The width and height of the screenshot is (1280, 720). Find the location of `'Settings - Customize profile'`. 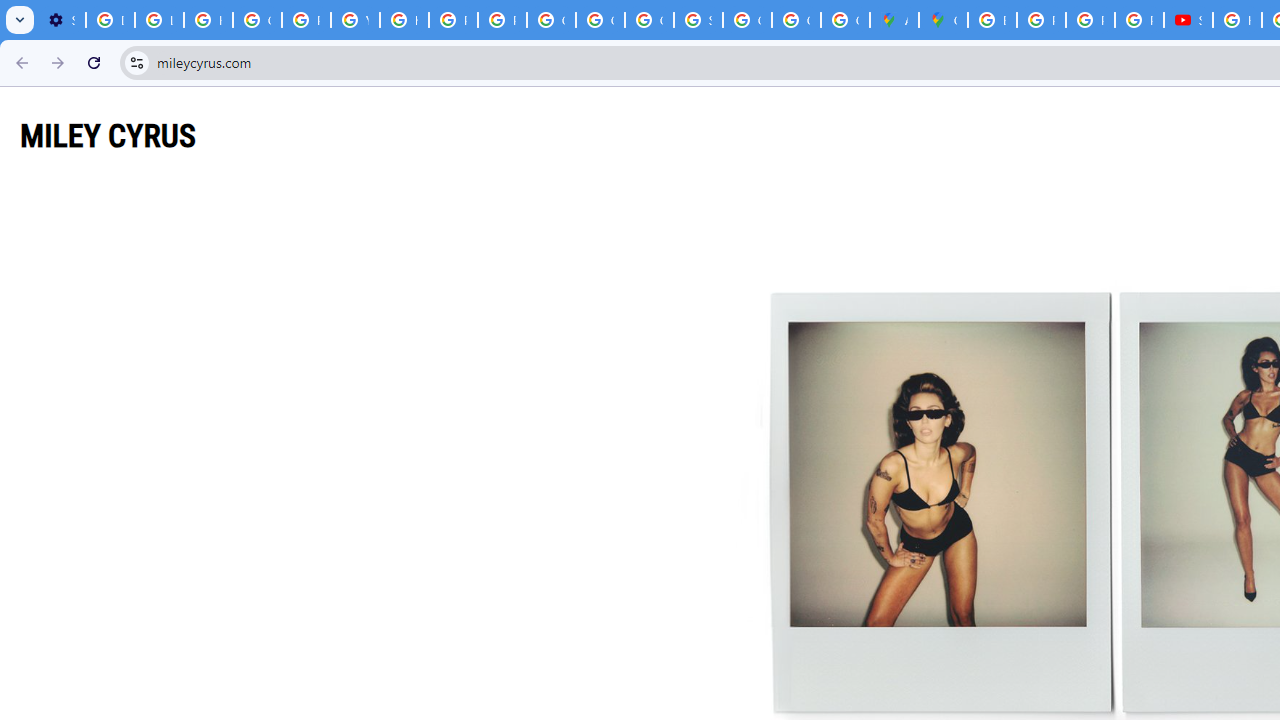

'Settings - Customize profile' is located at coordinates (61, 20).